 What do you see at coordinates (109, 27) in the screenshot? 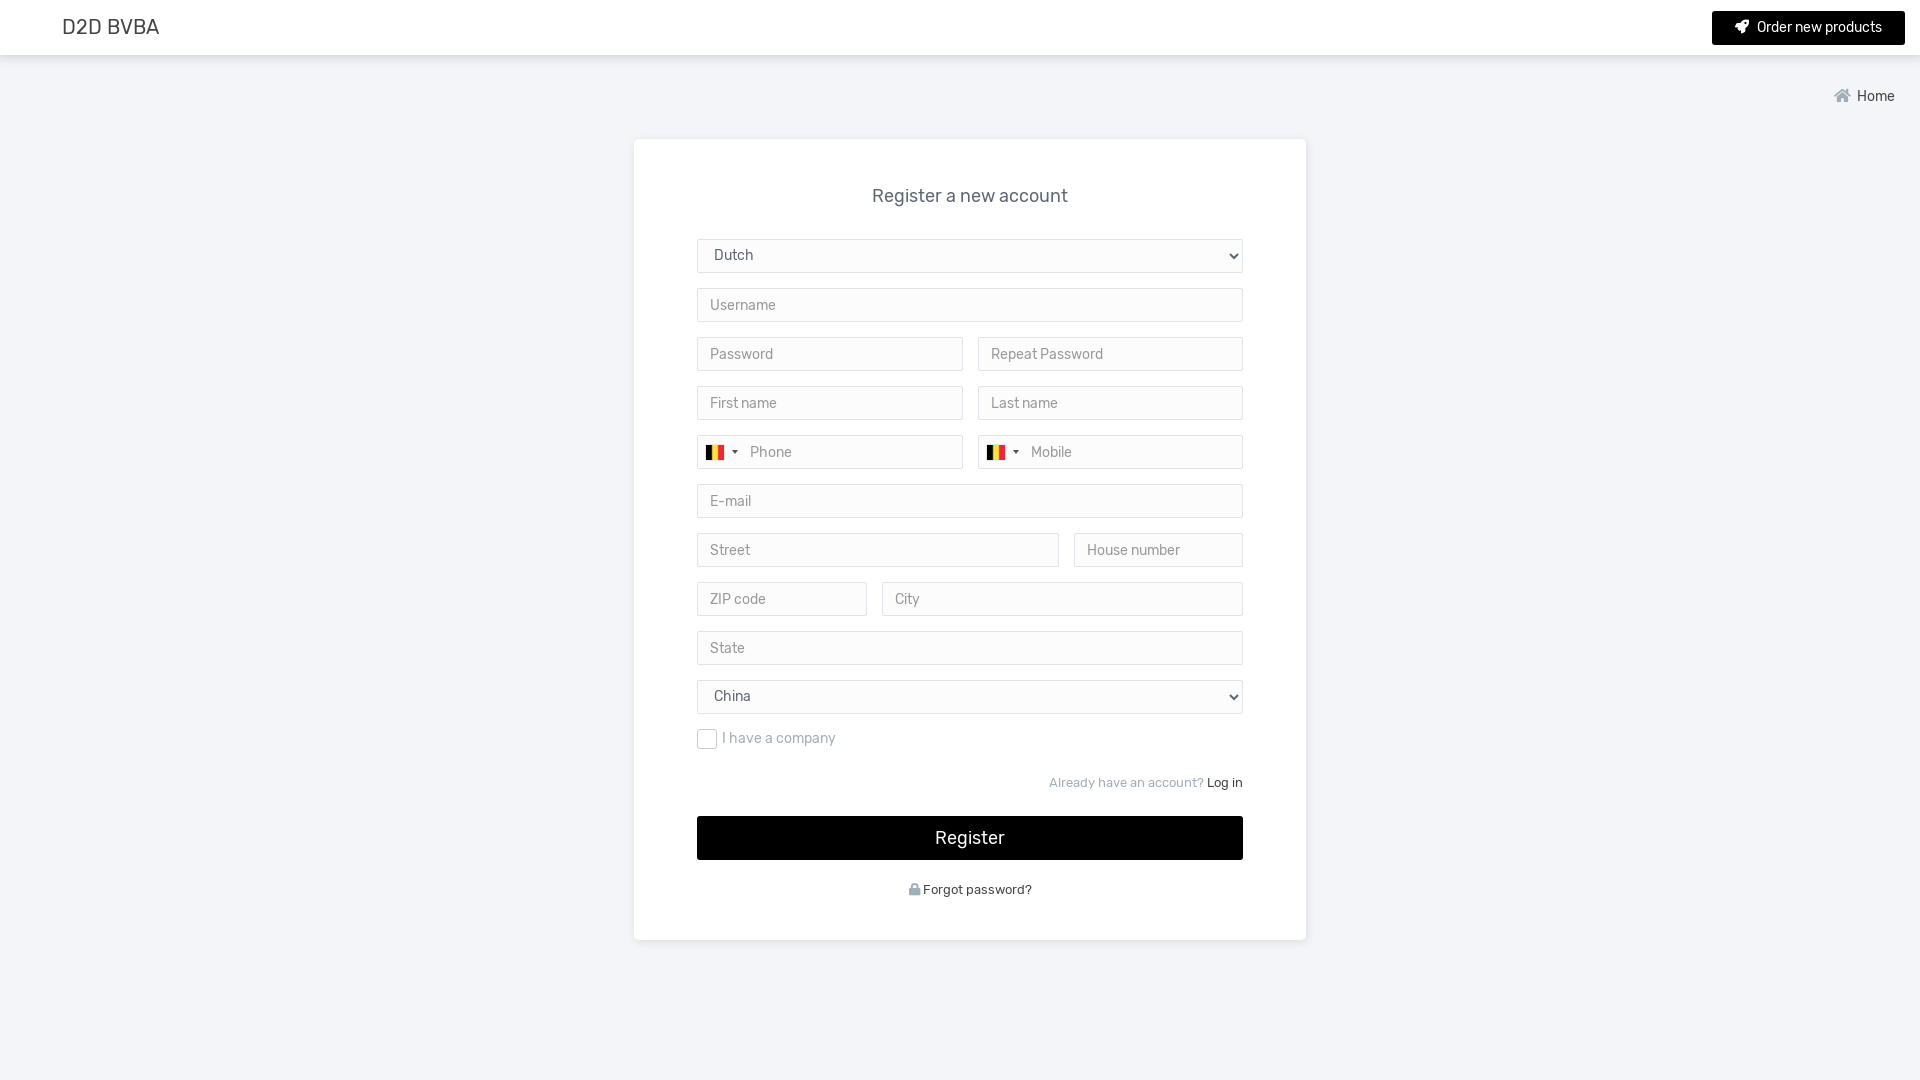
I see `'D2D BVBA'` at bounding box center [109, 27].